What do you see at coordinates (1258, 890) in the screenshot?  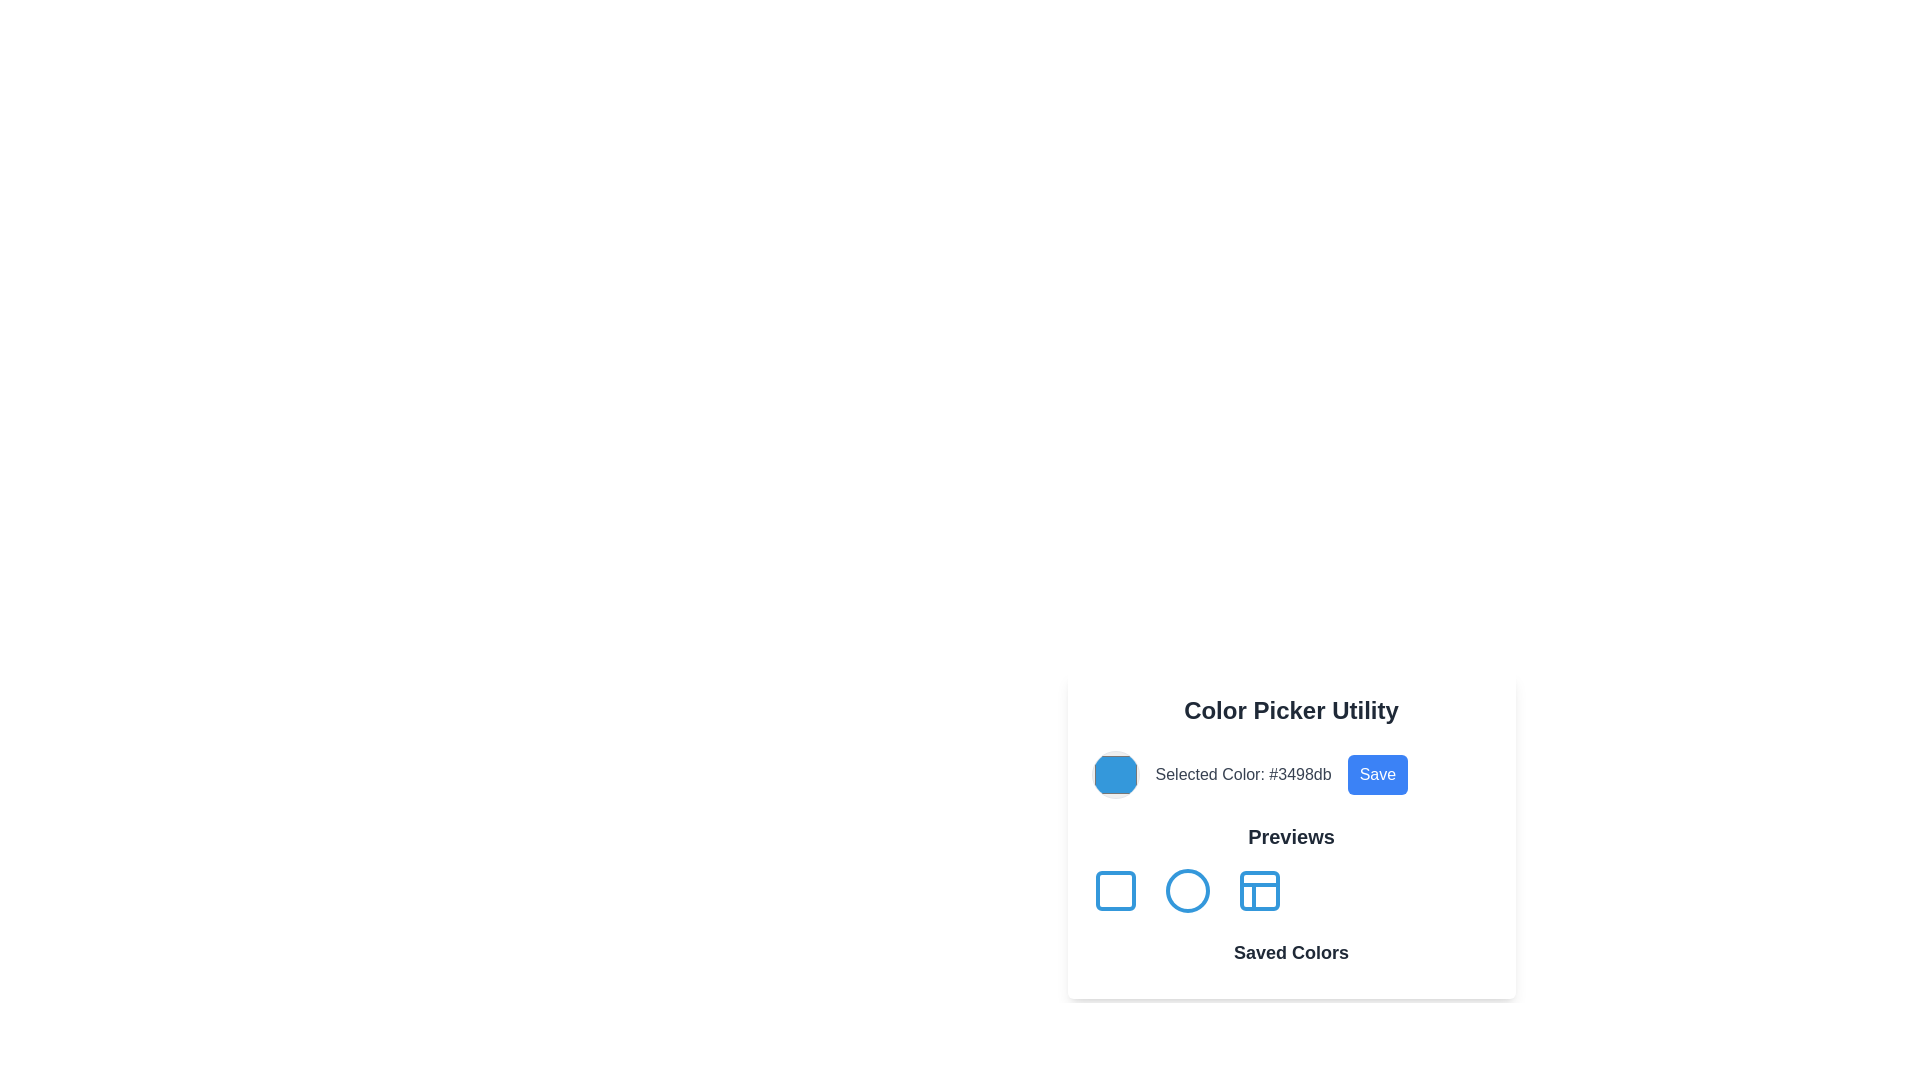 I see `the small, rounded blue rectangle within the third preview icon in the 'Previews' section of the 'Color Picker Utility'` at bounding box center [1258, 890].